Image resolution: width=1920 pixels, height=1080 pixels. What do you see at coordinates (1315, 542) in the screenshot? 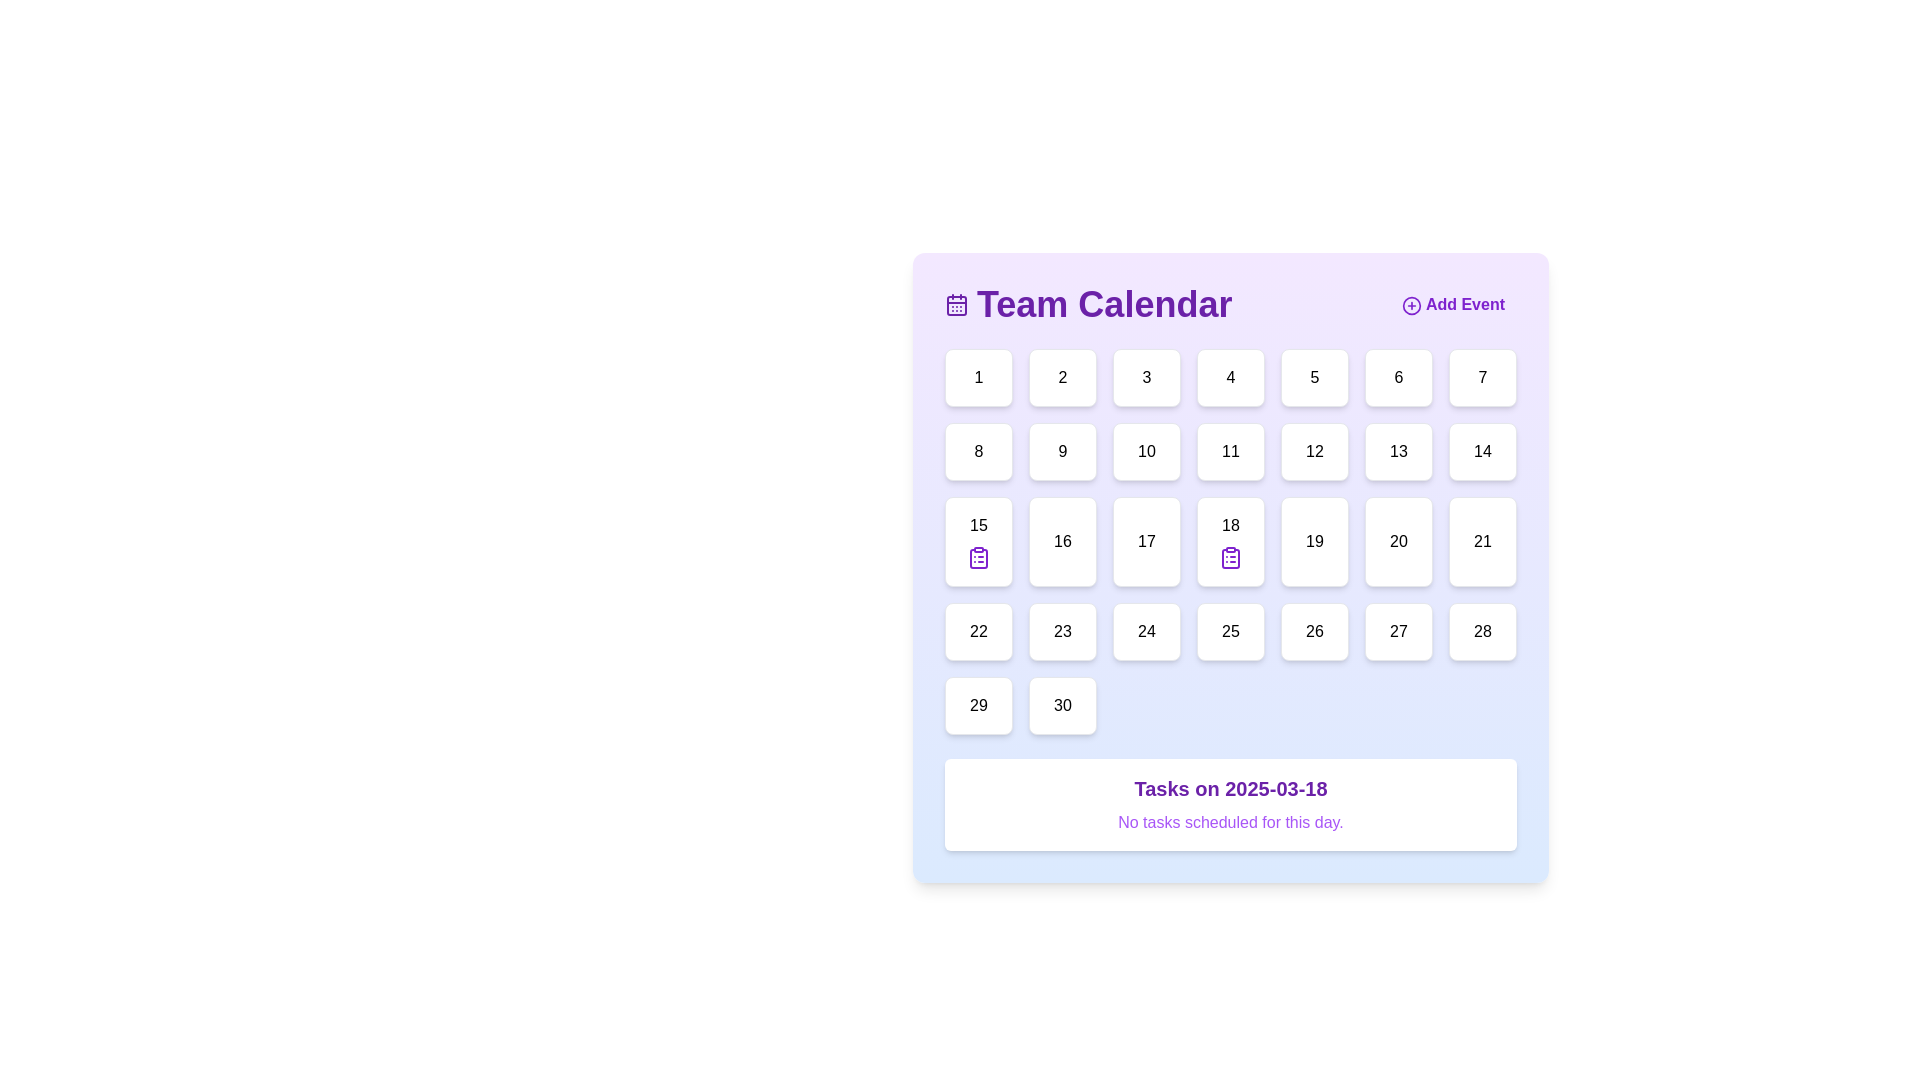
I see `the calendar day cell displaying the number '19'` at bounding box center [1315, 542].